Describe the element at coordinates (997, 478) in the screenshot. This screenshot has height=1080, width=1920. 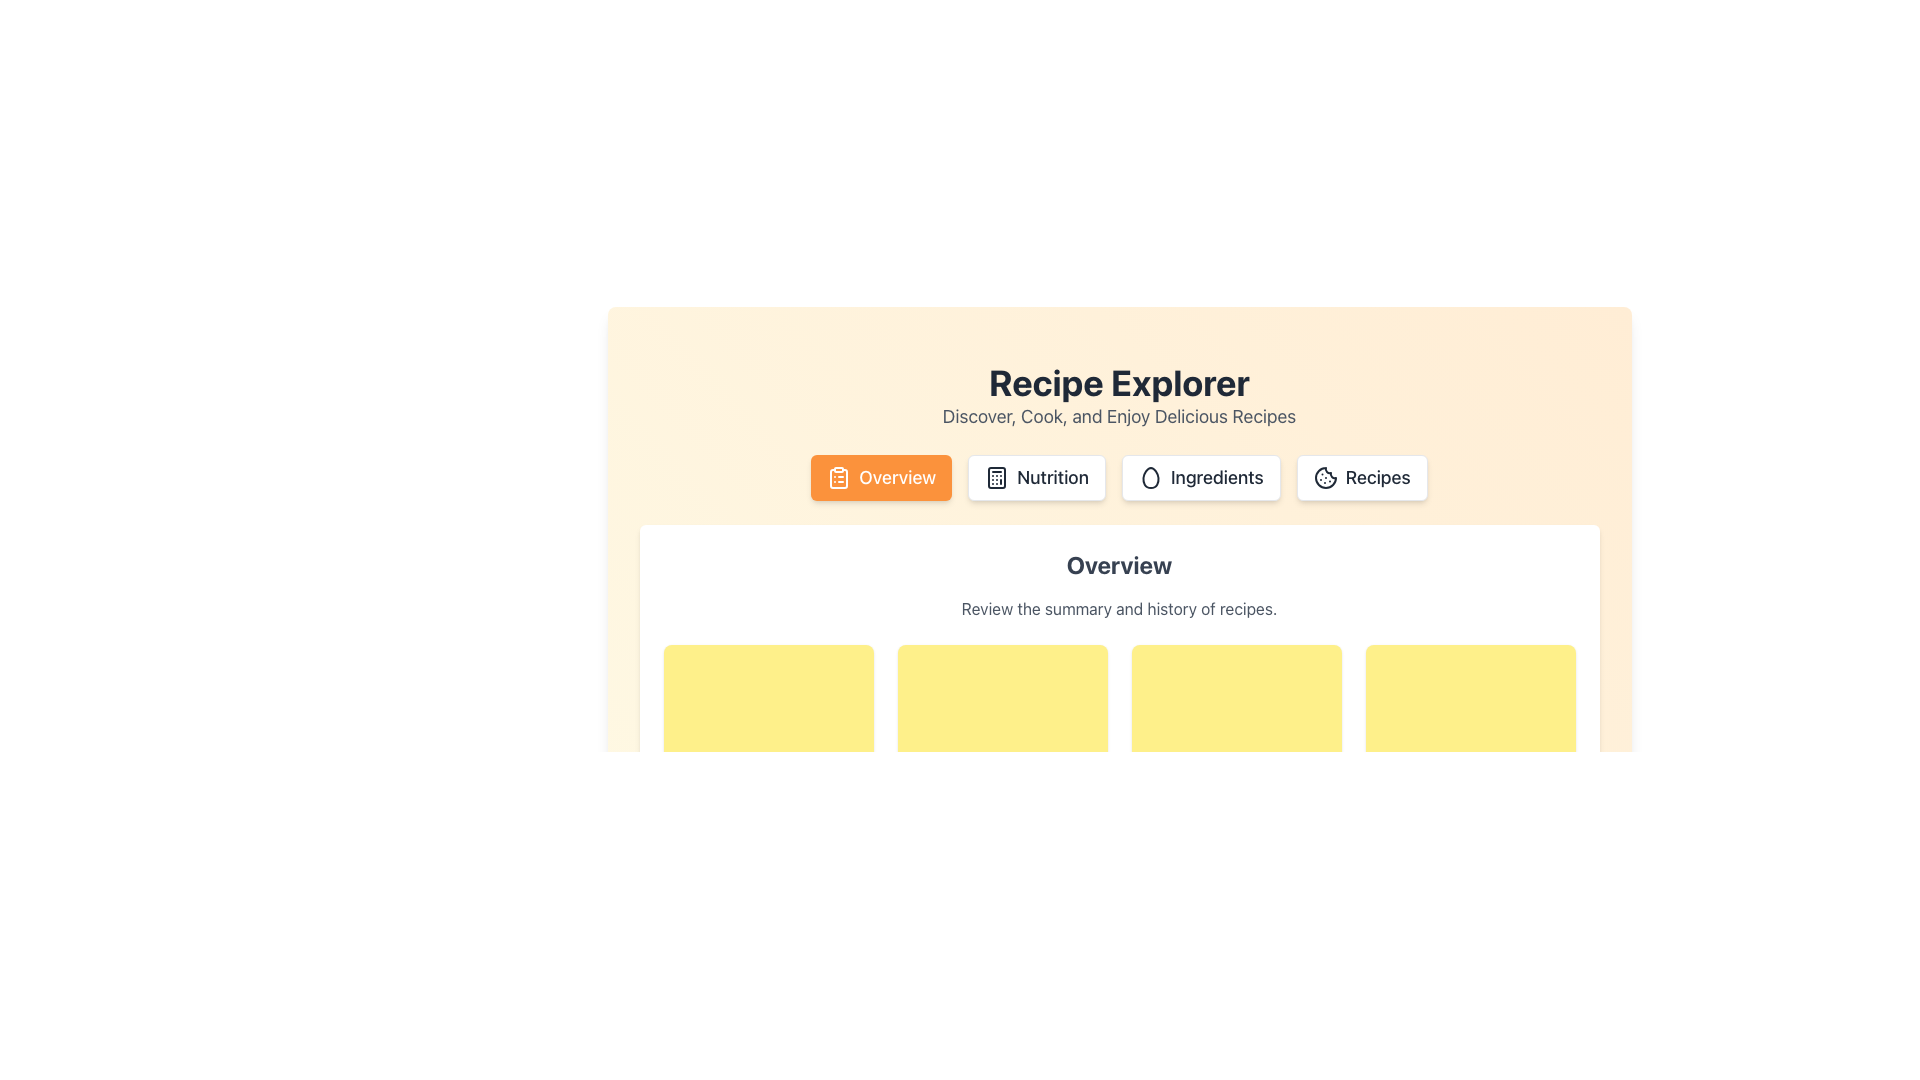
I see `the 'Nutrition' icon located within the 'Nutrition' button, which is the second clickable element in the navigation bar under the 'Recipe Explorer' title` at that location.